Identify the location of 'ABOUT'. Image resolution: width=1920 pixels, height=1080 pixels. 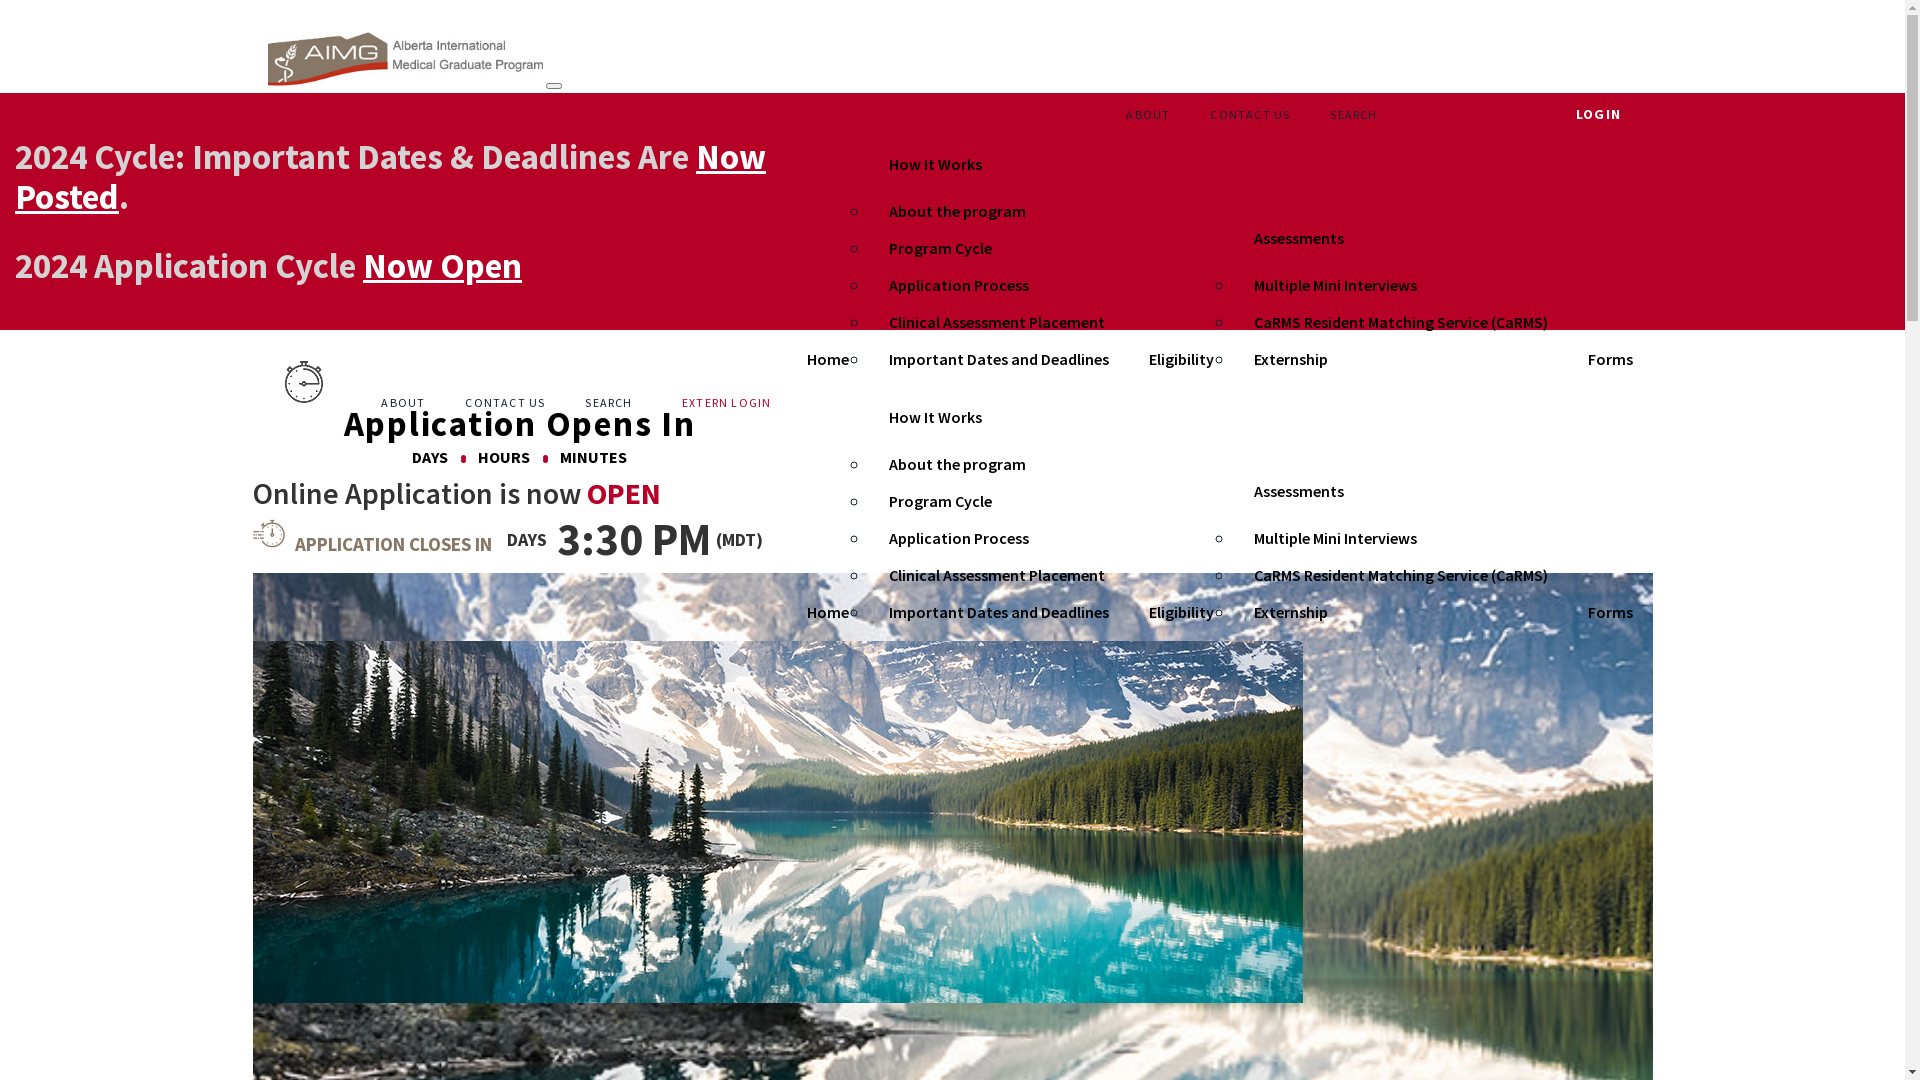
(1147, 115).